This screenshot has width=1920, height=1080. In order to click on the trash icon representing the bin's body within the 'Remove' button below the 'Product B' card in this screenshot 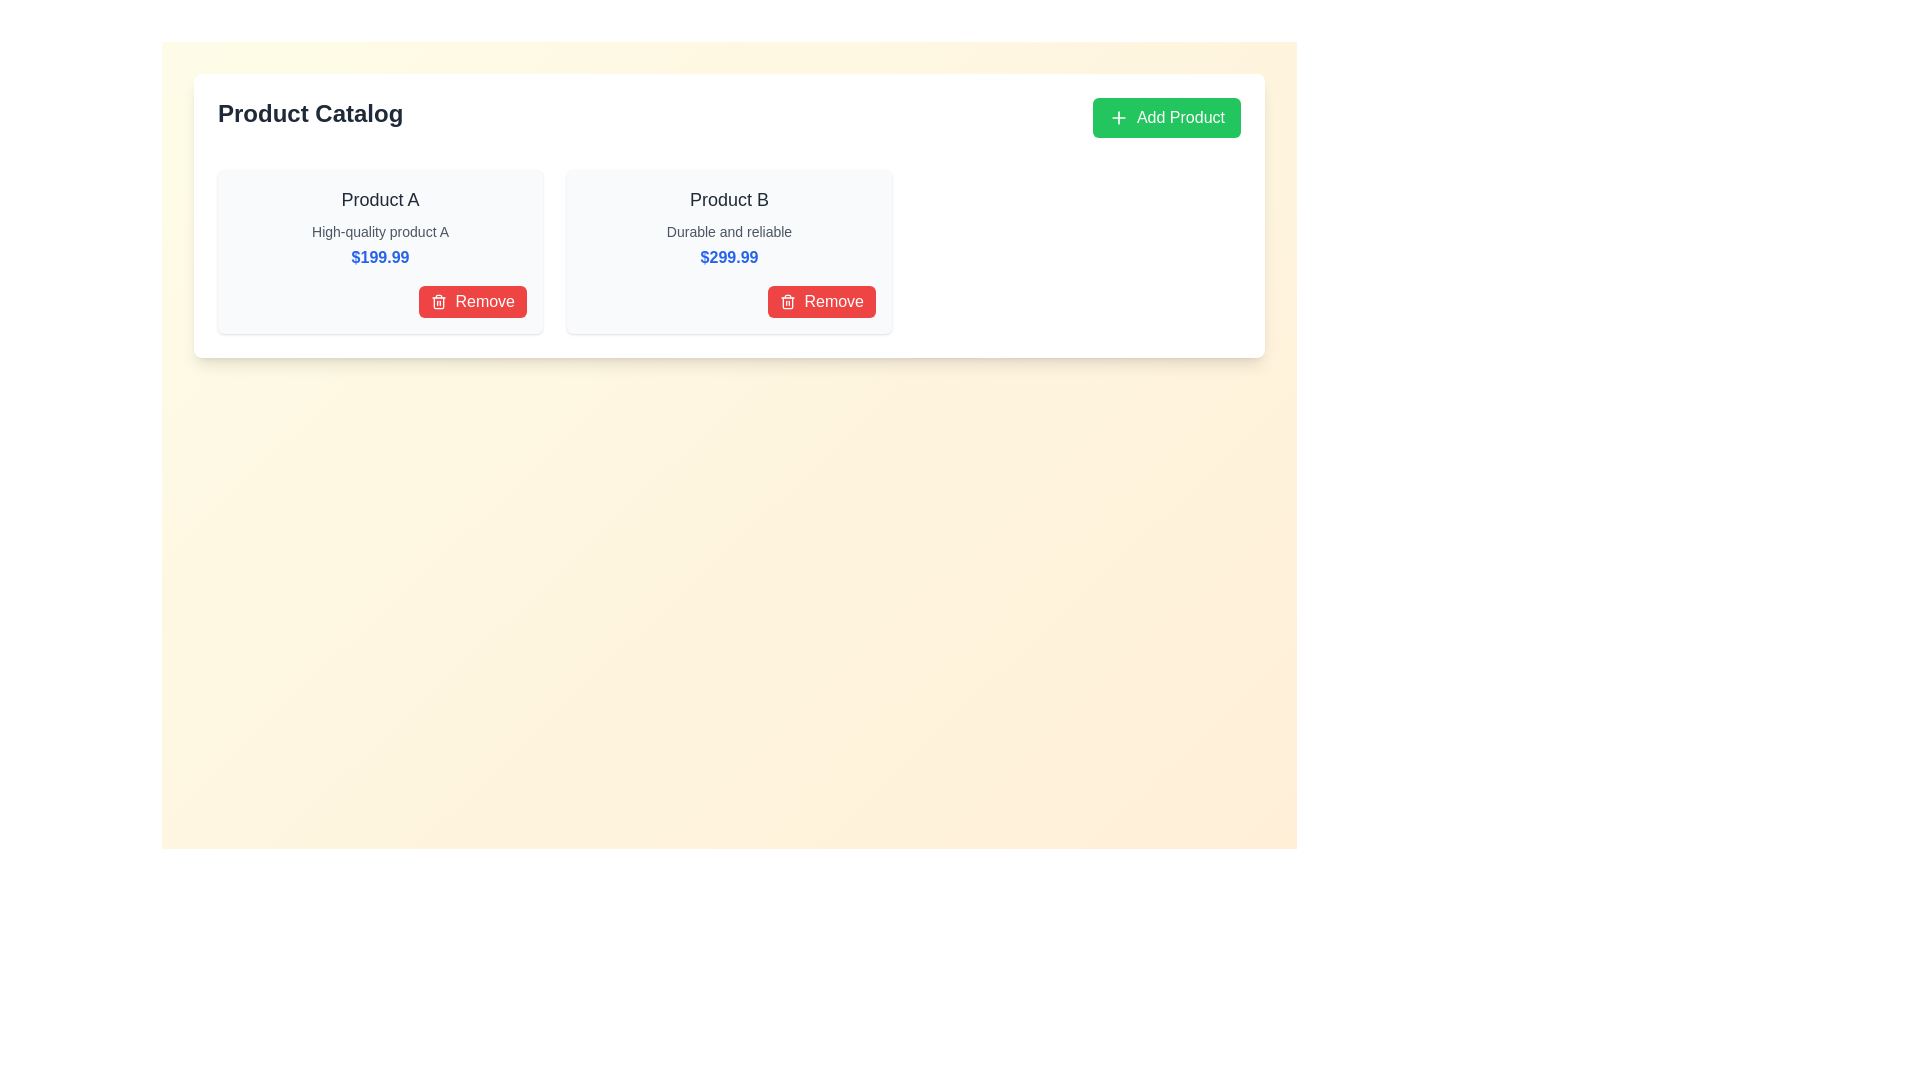, I will do `click(438, 303)`.